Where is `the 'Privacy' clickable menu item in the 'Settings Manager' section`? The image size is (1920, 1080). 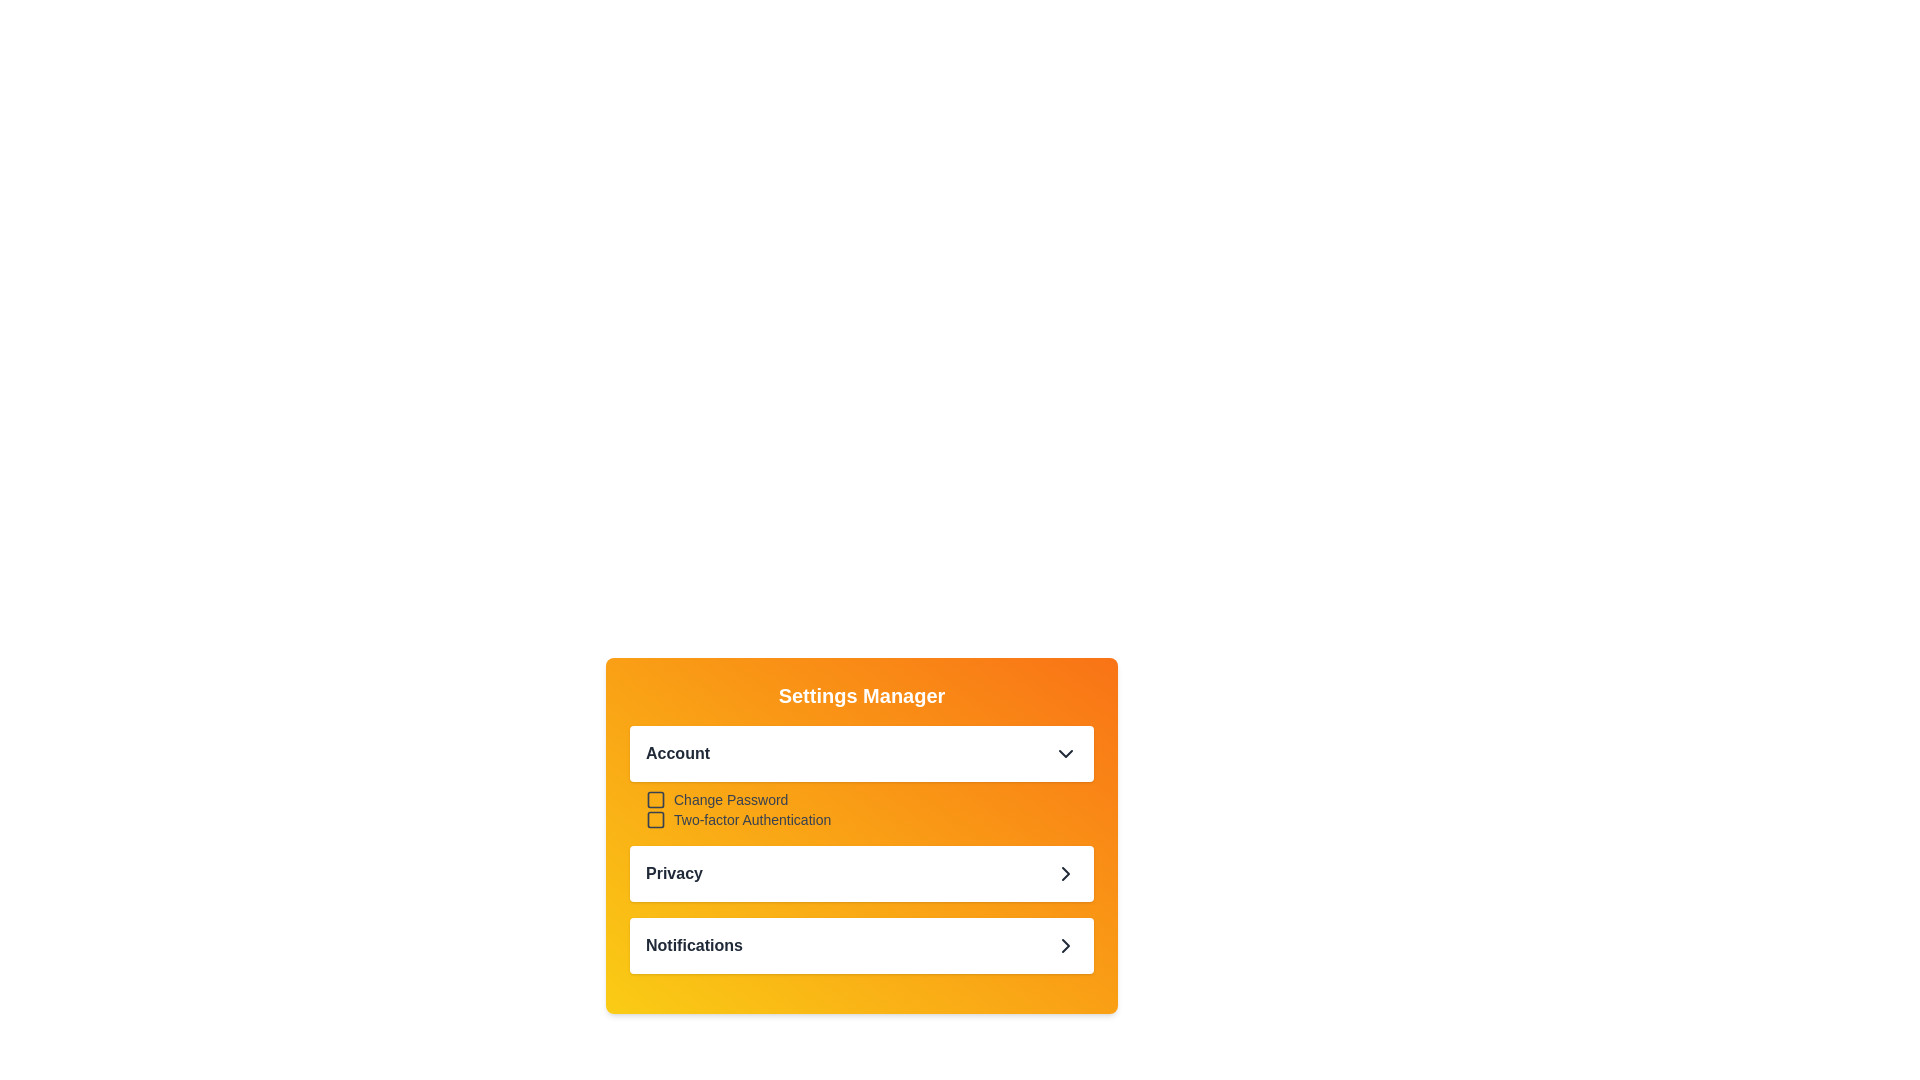
the 'Privacy' clickable menu item in the 'Settings Manager' section is located at coordinates (862, 873).